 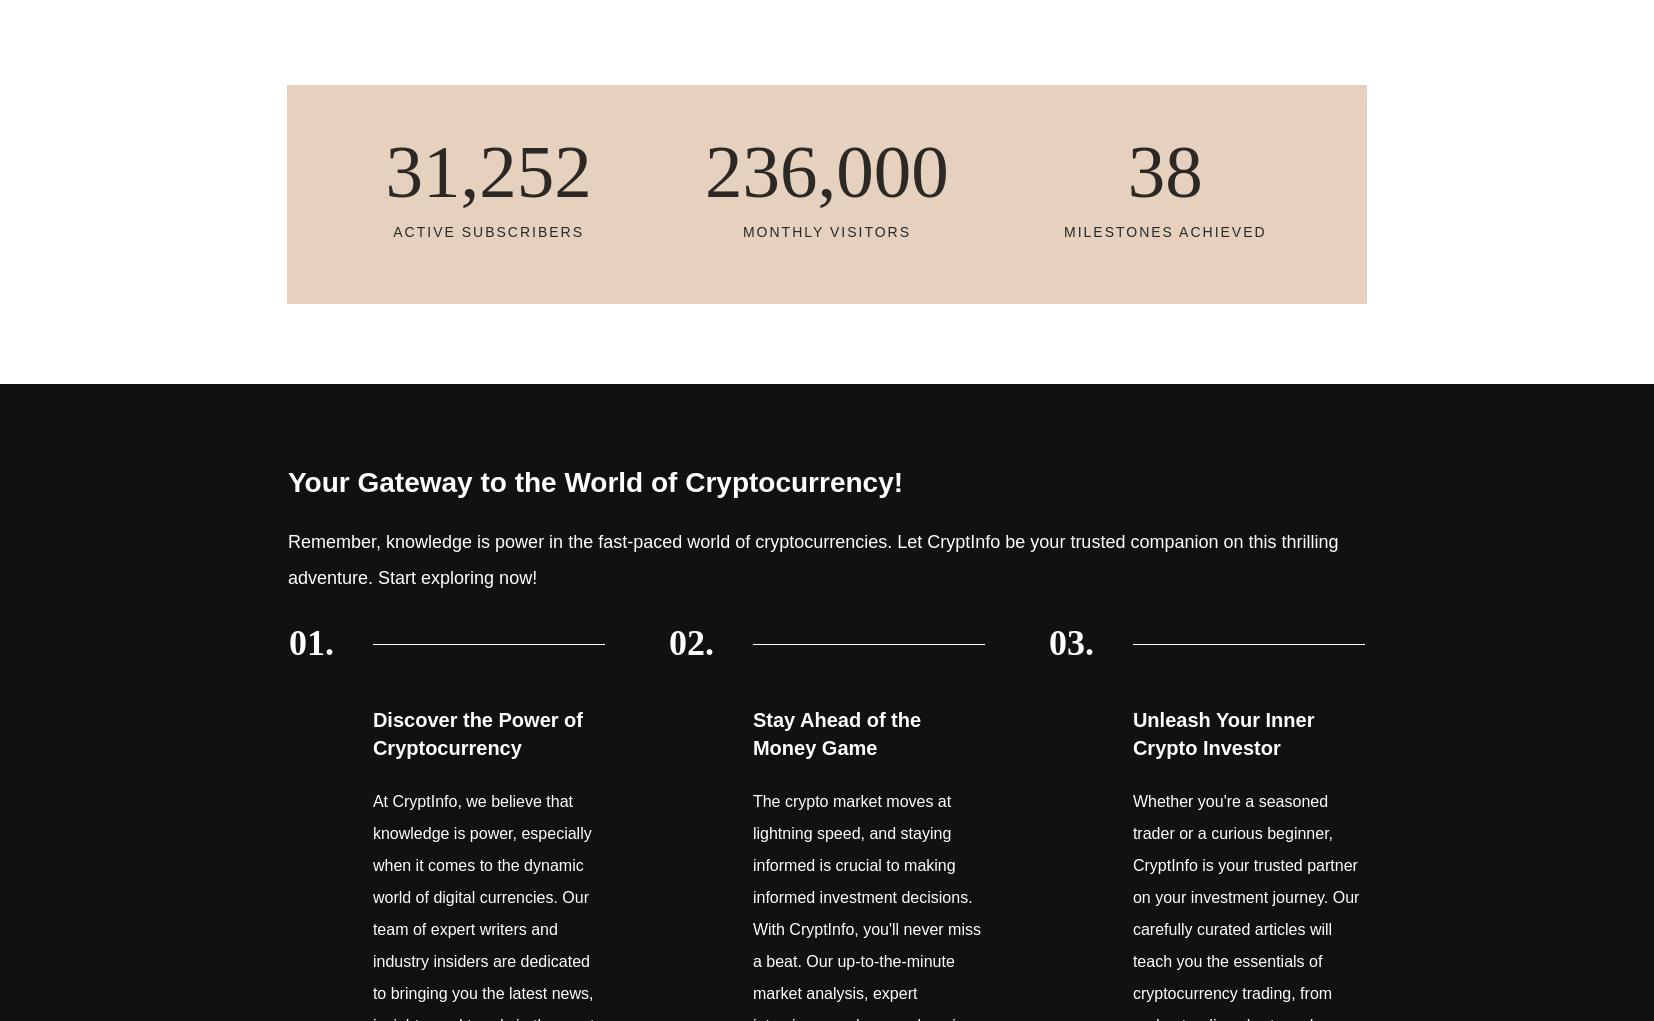 What do you see at coordinates (1221, 731) in the screenshot?
I see `'Unleash Your Inner Crypto Investor'` at bounding box center [1221, 731].